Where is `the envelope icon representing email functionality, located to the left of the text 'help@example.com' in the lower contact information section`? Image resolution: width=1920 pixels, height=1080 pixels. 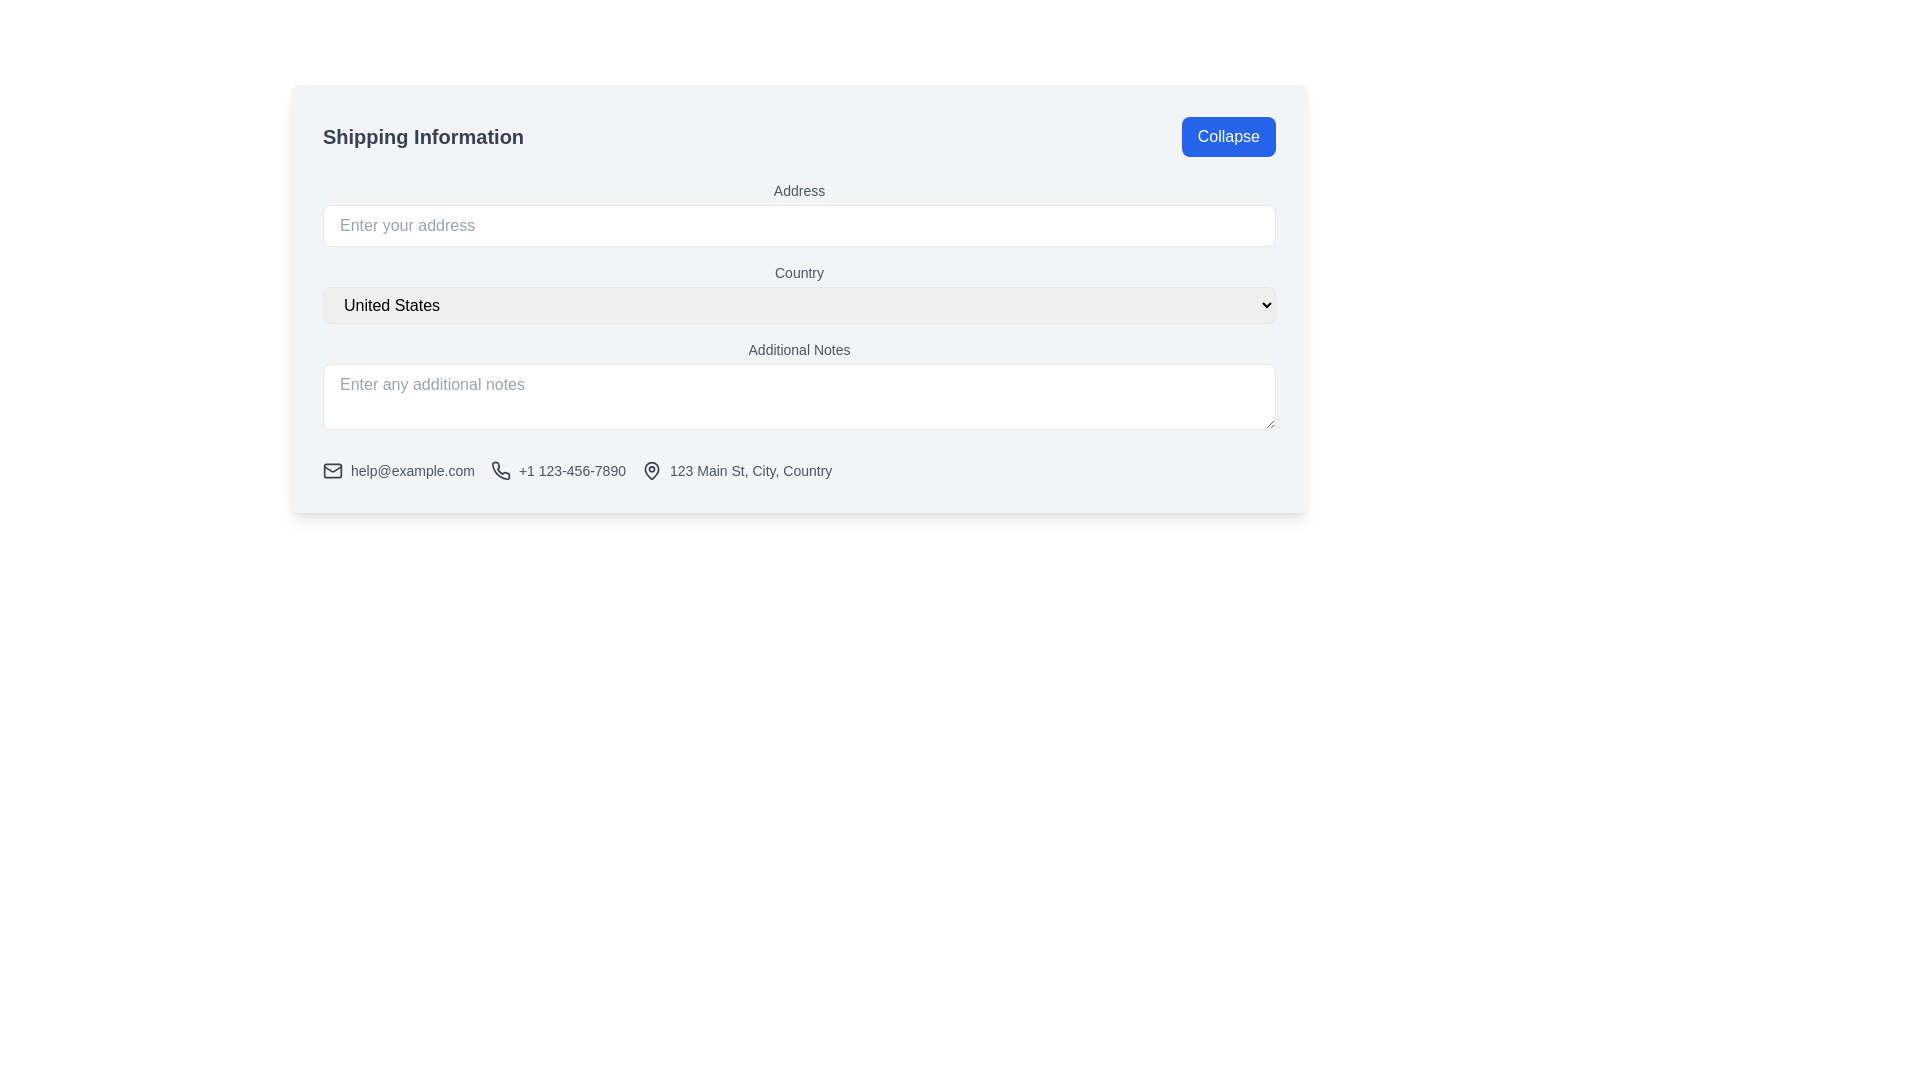
the envelope icon representing email functionality, located to the left of the text 'help@example.com' in the lower contact information section is located at coordinates (332, 470).